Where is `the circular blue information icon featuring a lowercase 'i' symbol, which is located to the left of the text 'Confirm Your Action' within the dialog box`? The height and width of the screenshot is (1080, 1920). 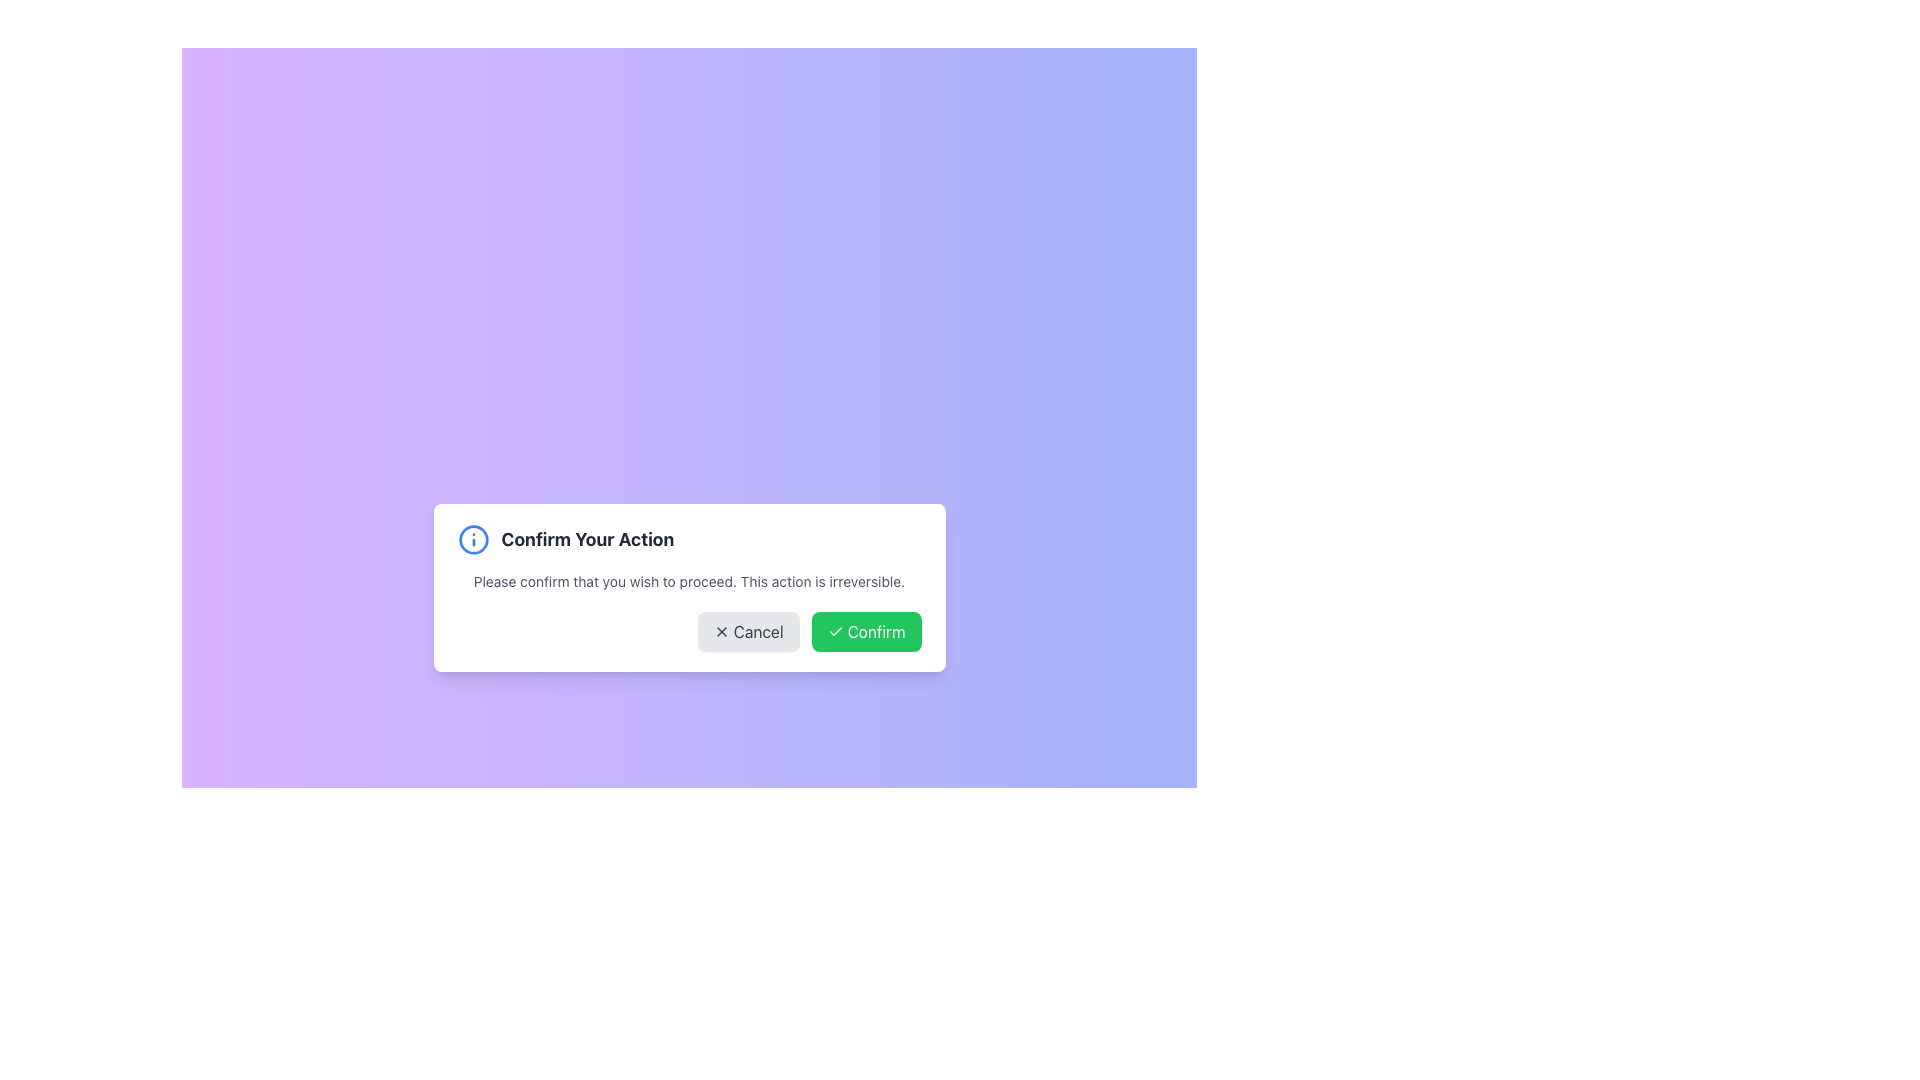 the circular blue information icon featuring a lowercase 'i' symbol, which is located to the left of the text 'Confirm Your Action' within the dialog box is located at coordinates (472, 540).